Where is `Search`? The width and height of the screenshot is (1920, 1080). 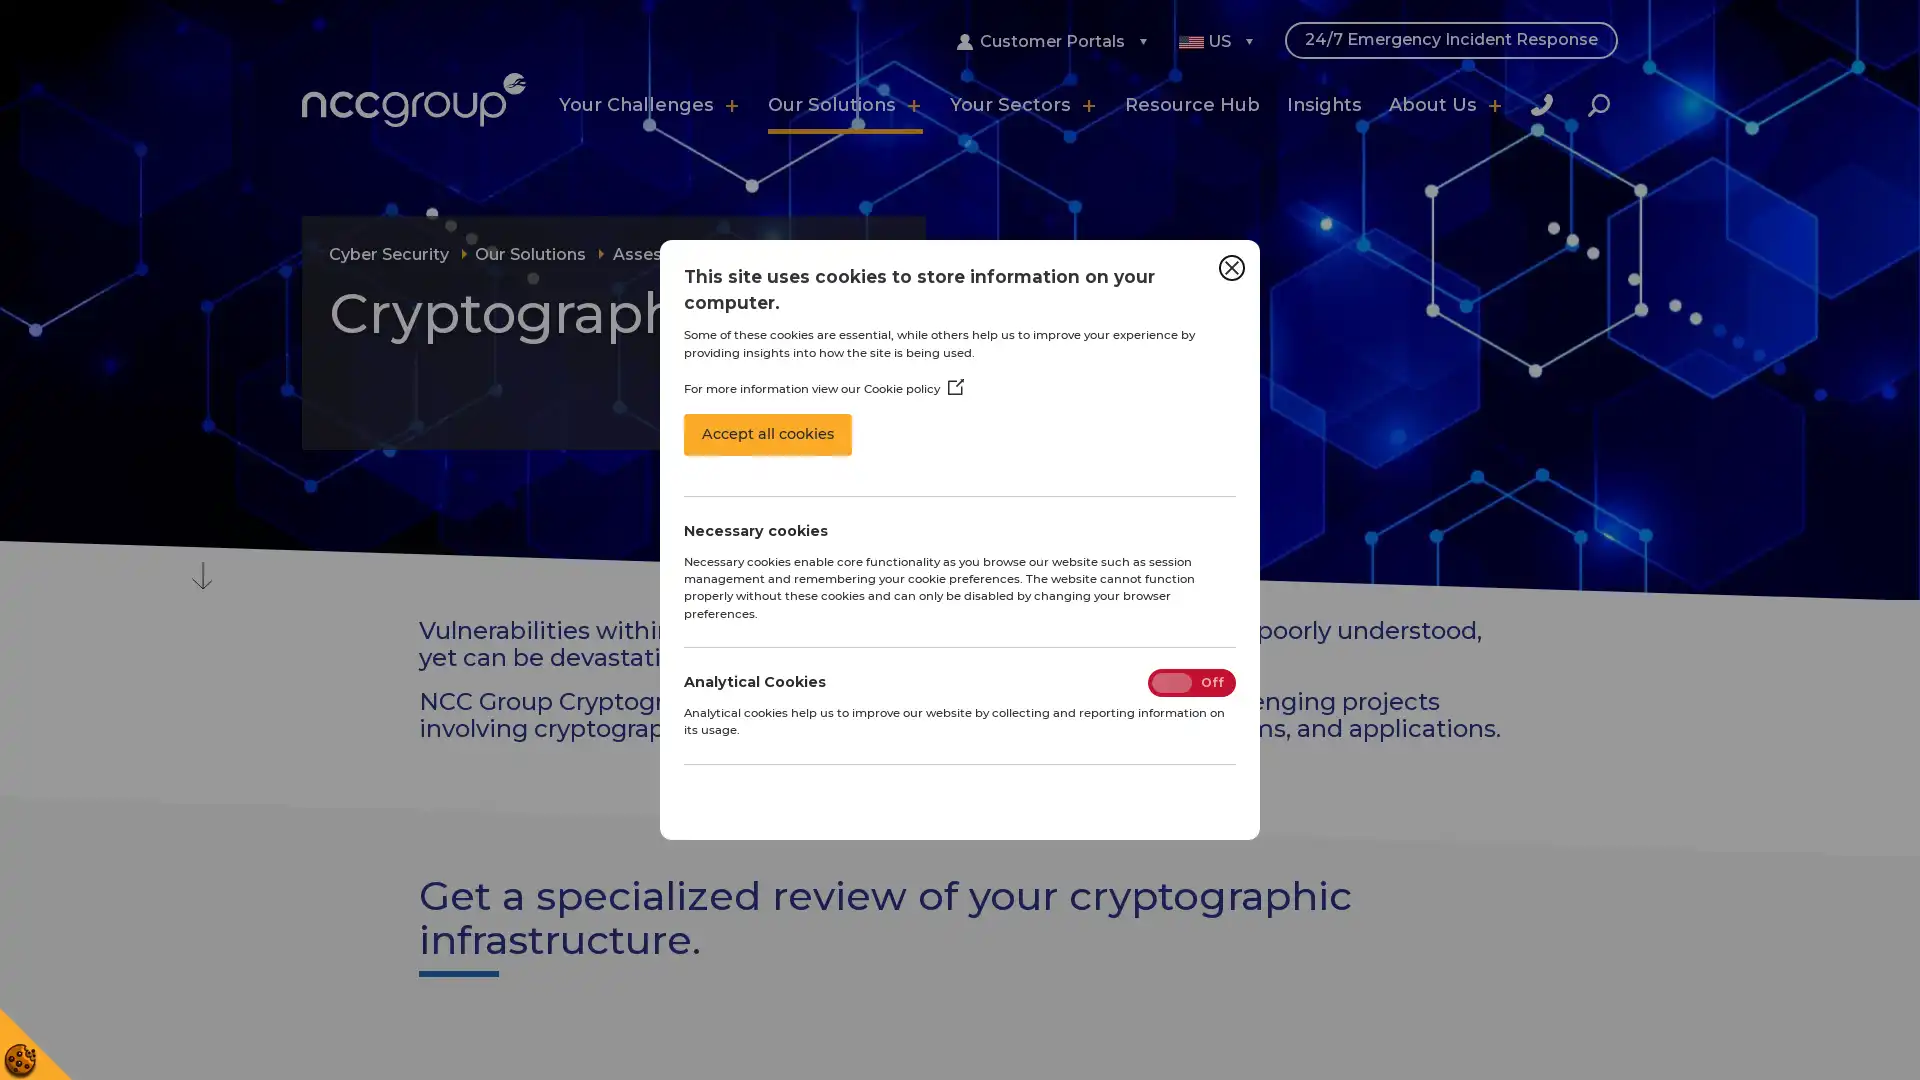 Search is located at coordinates (1539, 249).